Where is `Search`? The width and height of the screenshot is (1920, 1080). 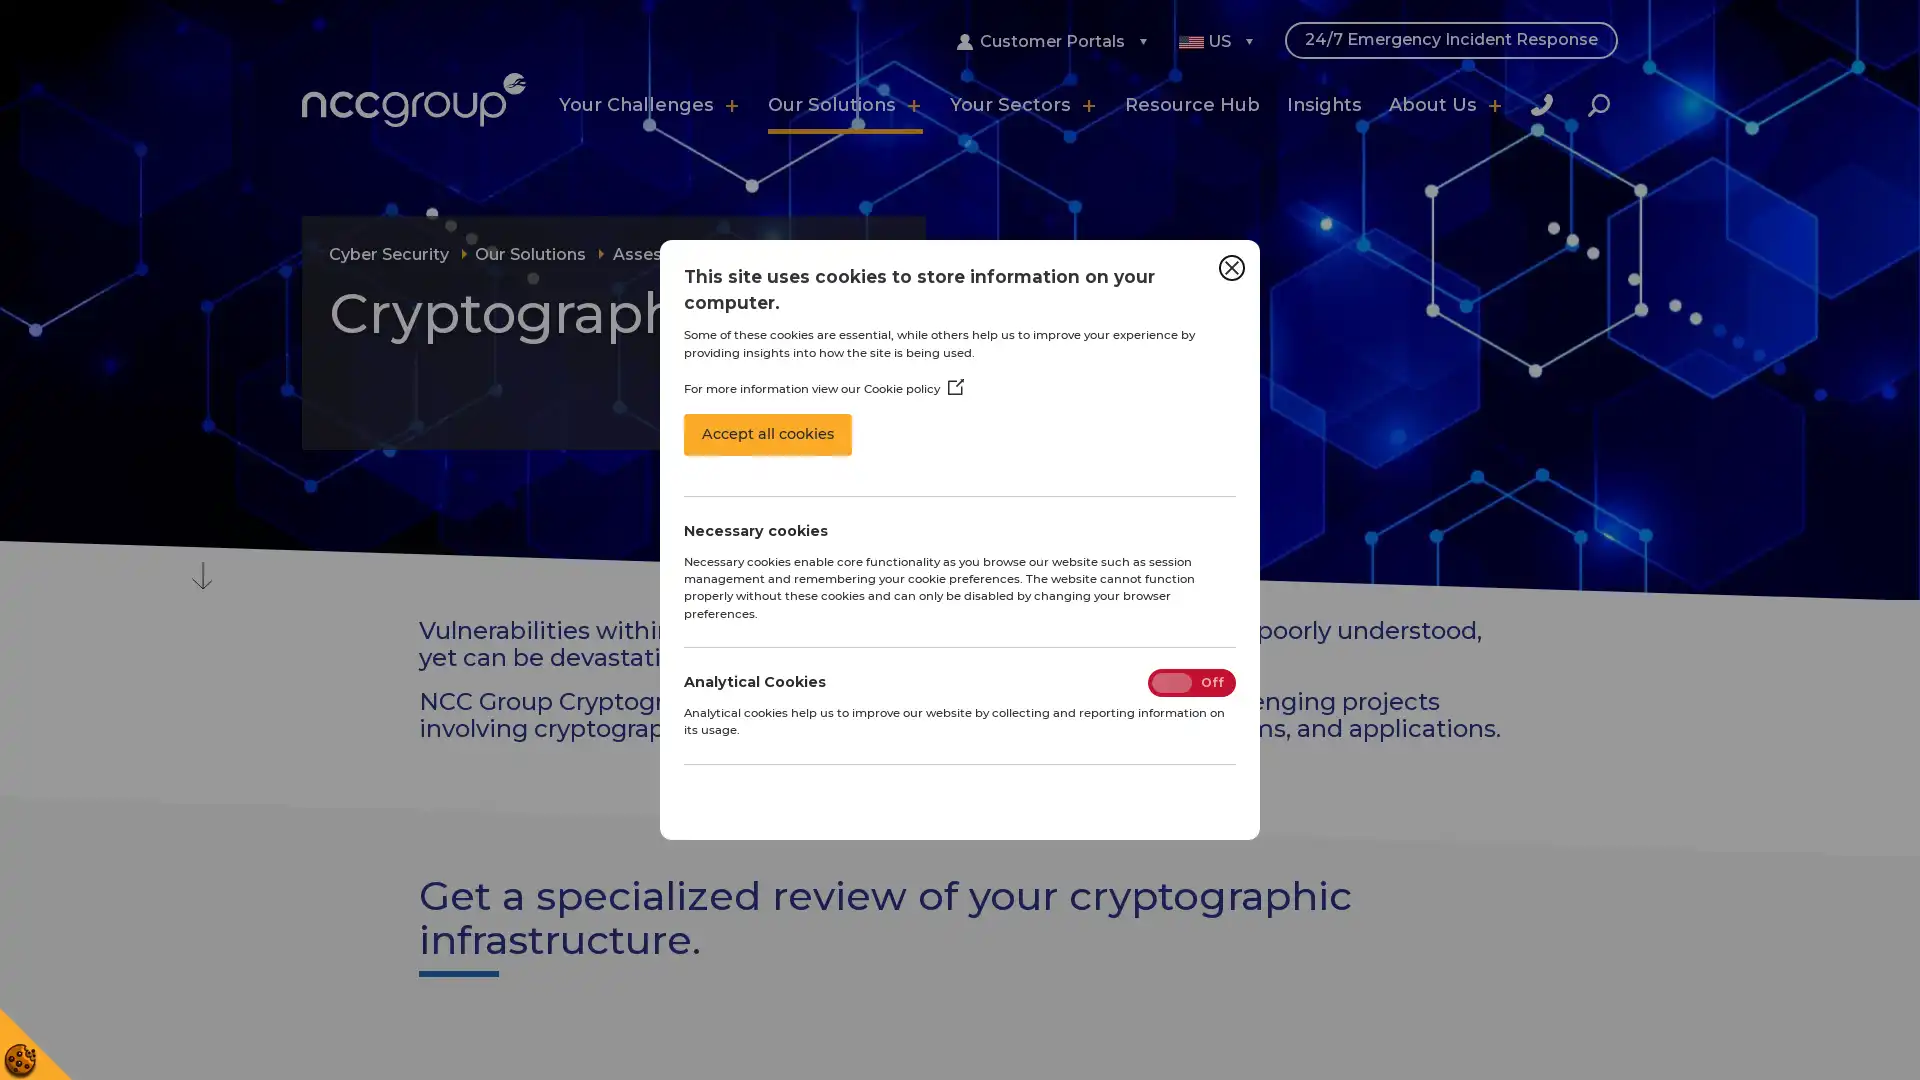 Search is located at coordinates (1539, 249).